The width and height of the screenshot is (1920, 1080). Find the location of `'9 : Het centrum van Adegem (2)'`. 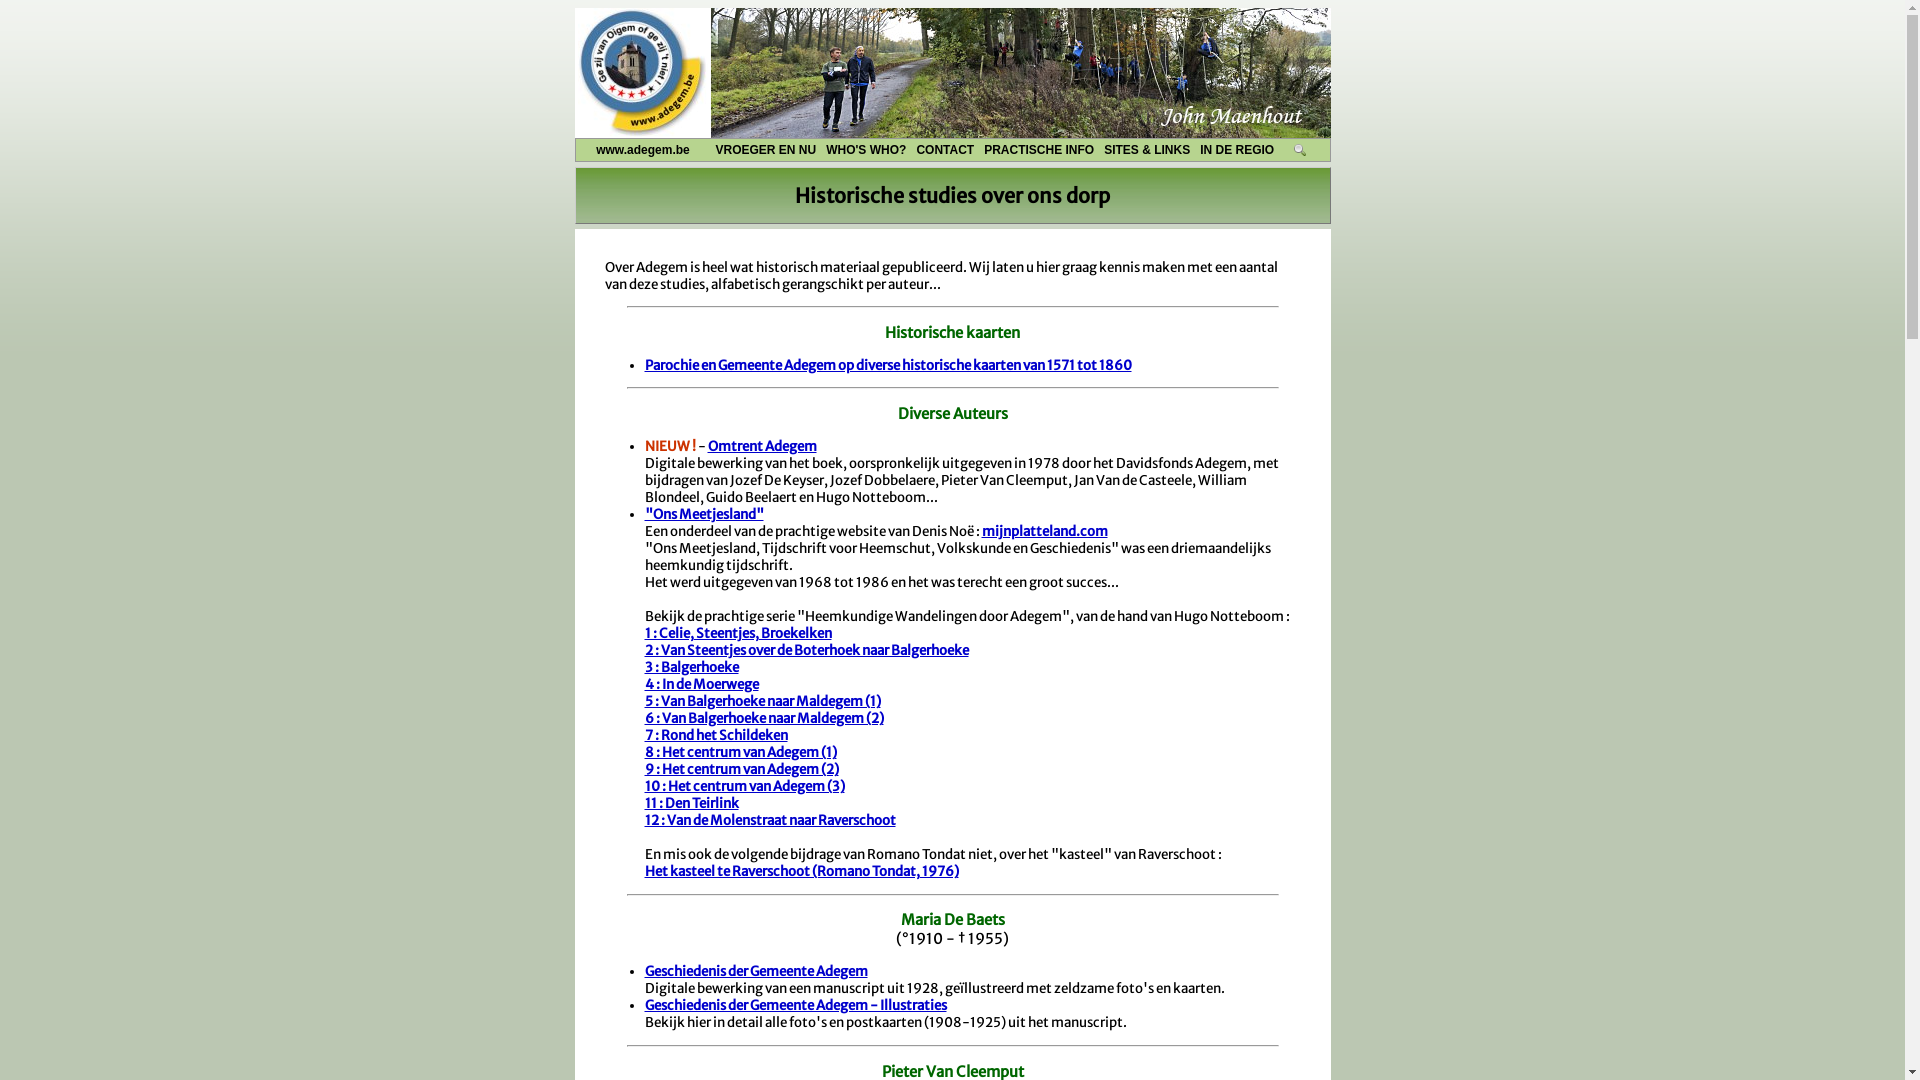

'9 : Het centrum van Adegem (2)' is located at coordinates (739, 768).